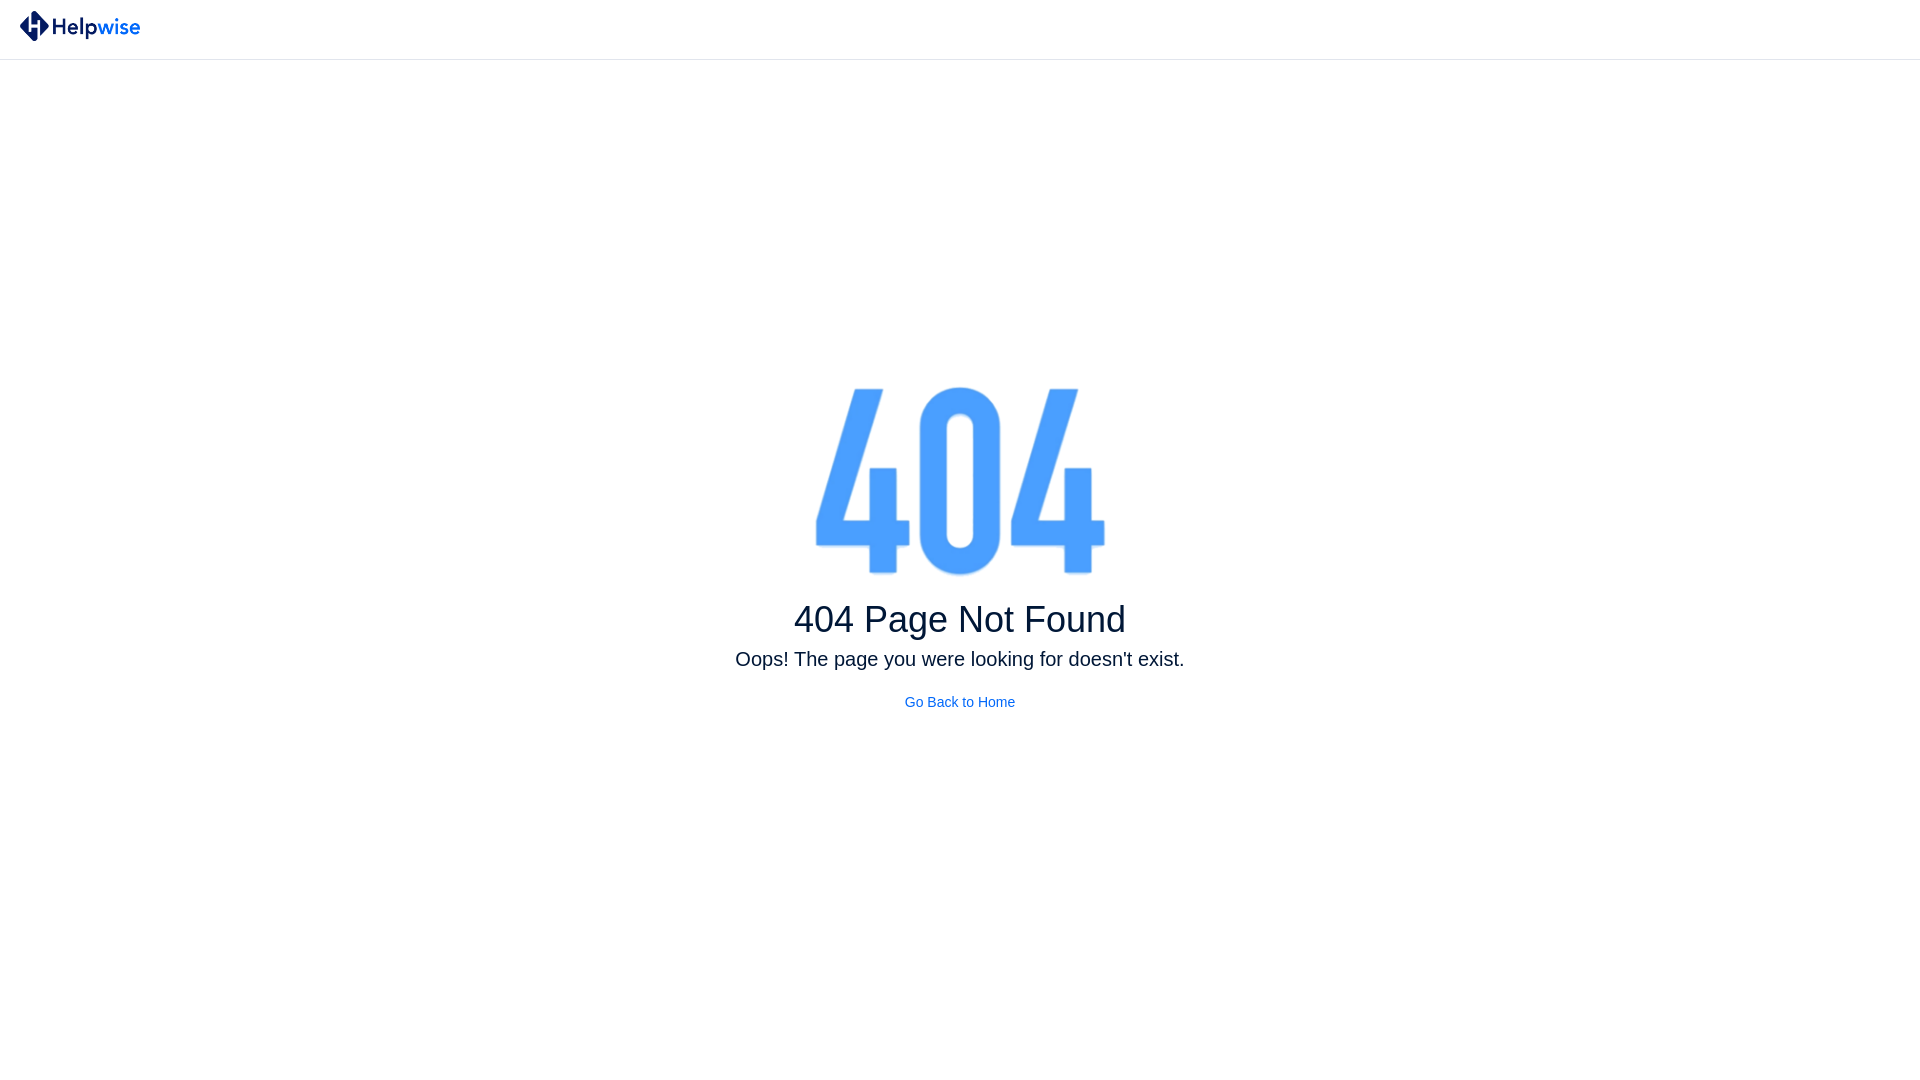 Image resolution: width=1920 pixels, height=1080 pixels. What do you see at coordinates (960, 701) in the screenshot?
I see `'Go Back to Home'` at bounding box center [960, 701].